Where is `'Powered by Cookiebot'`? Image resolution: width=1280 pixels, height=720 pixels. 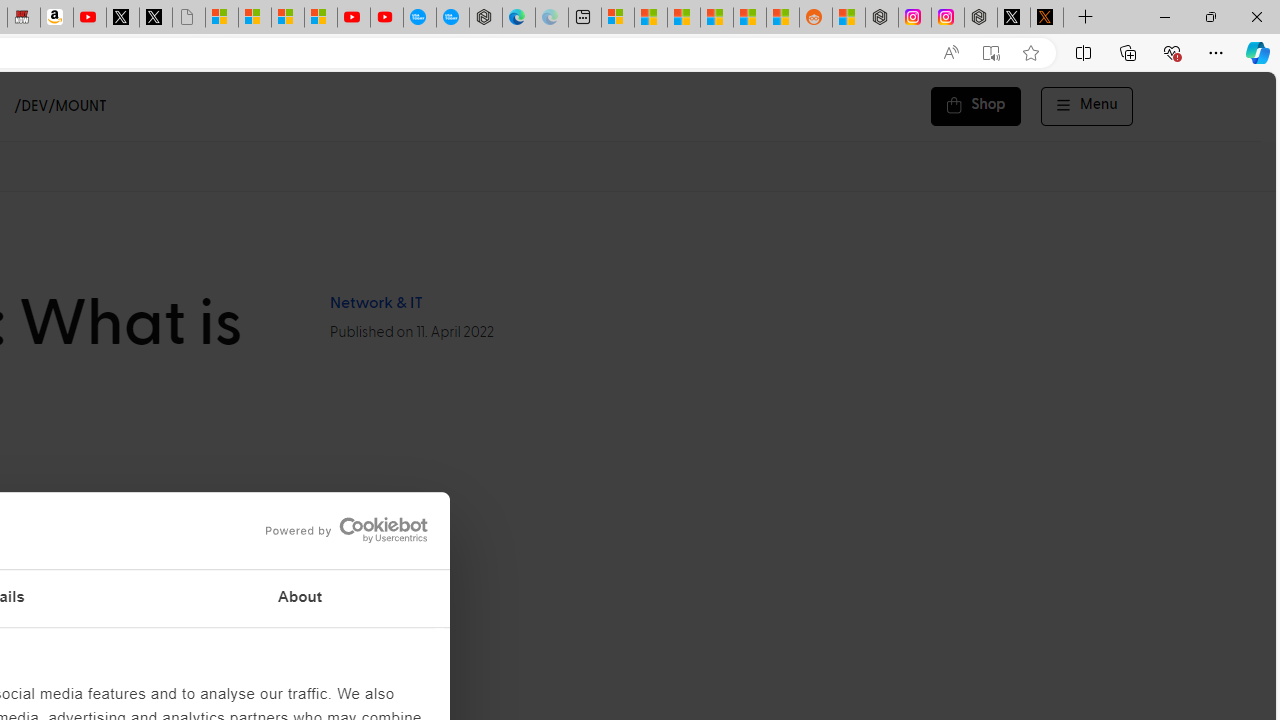
'Powered by Cookiebot' is located at coordinates (346, 529).